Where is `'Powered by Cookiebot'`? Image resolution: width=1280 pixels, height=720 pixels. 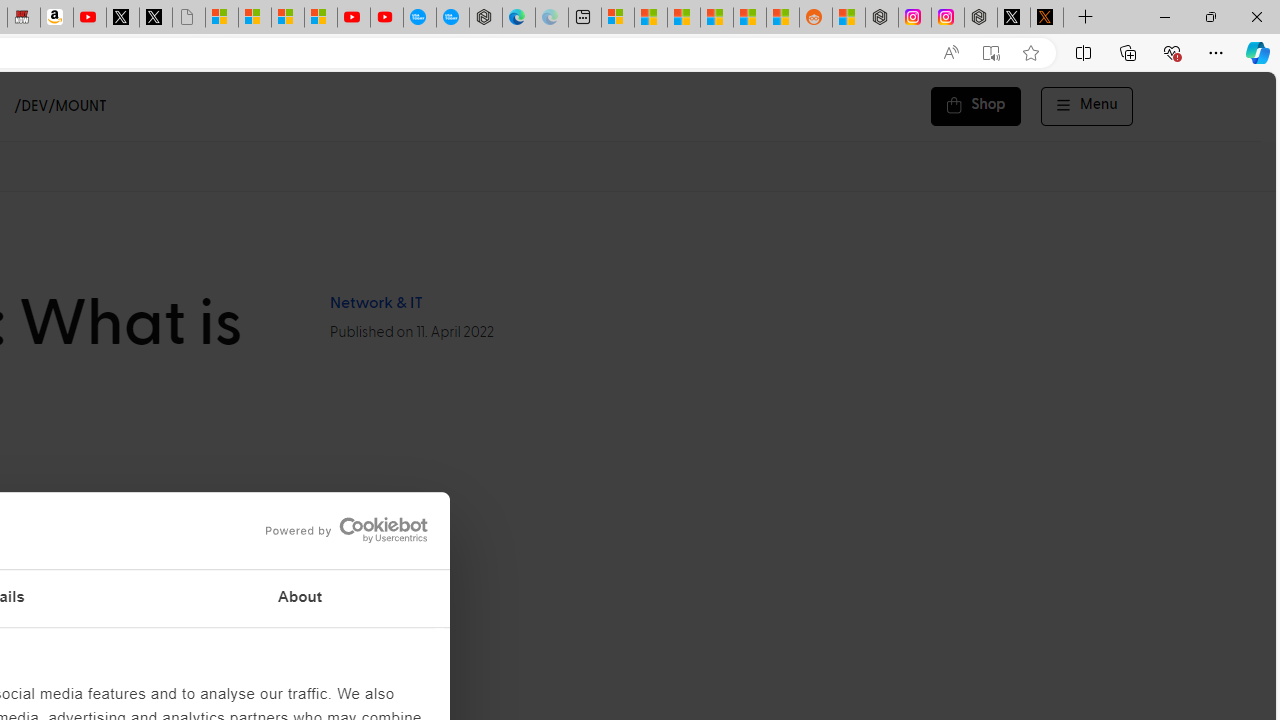
'Powered by Cookiebot' is located at coordinates (346, 529).